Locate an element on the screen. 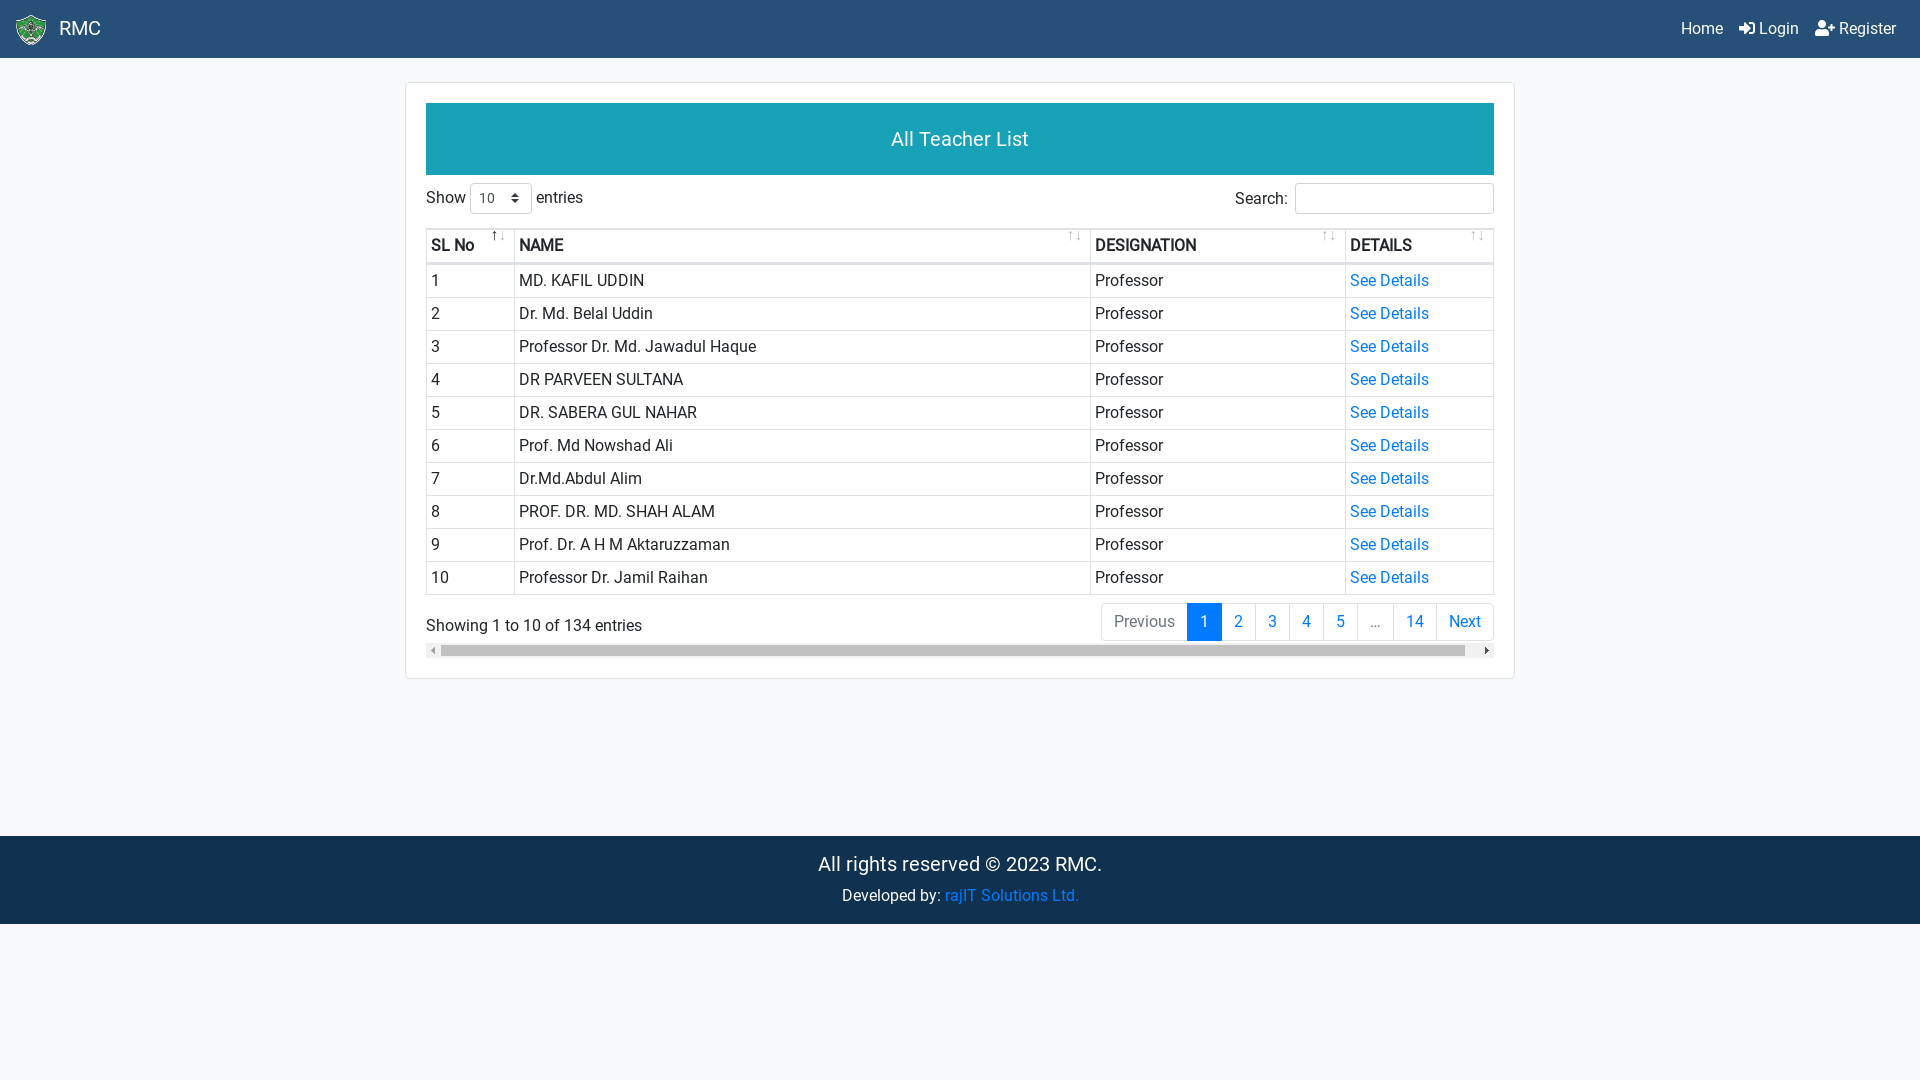 Image resolution: width=1920 pixels, height=1080 pixels. '3' is located at coordinates (1253, 620).